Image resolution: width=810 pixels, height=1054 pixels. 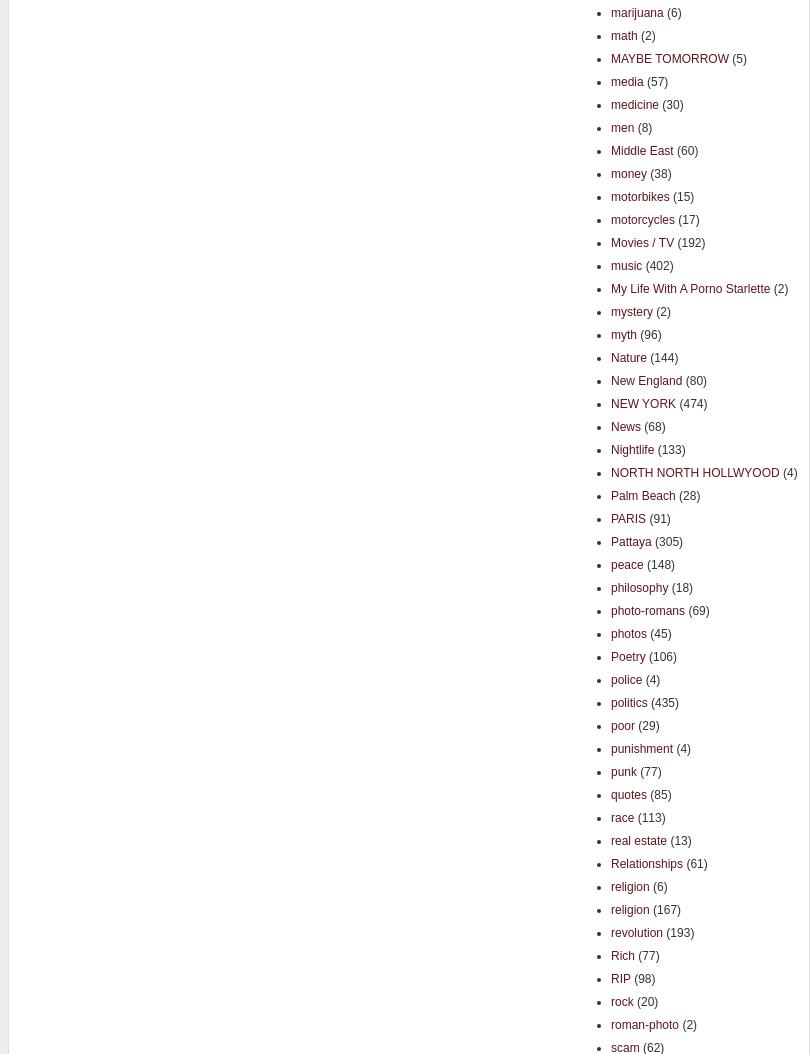 I want to click on '(435)', so click(x=661, y=700).